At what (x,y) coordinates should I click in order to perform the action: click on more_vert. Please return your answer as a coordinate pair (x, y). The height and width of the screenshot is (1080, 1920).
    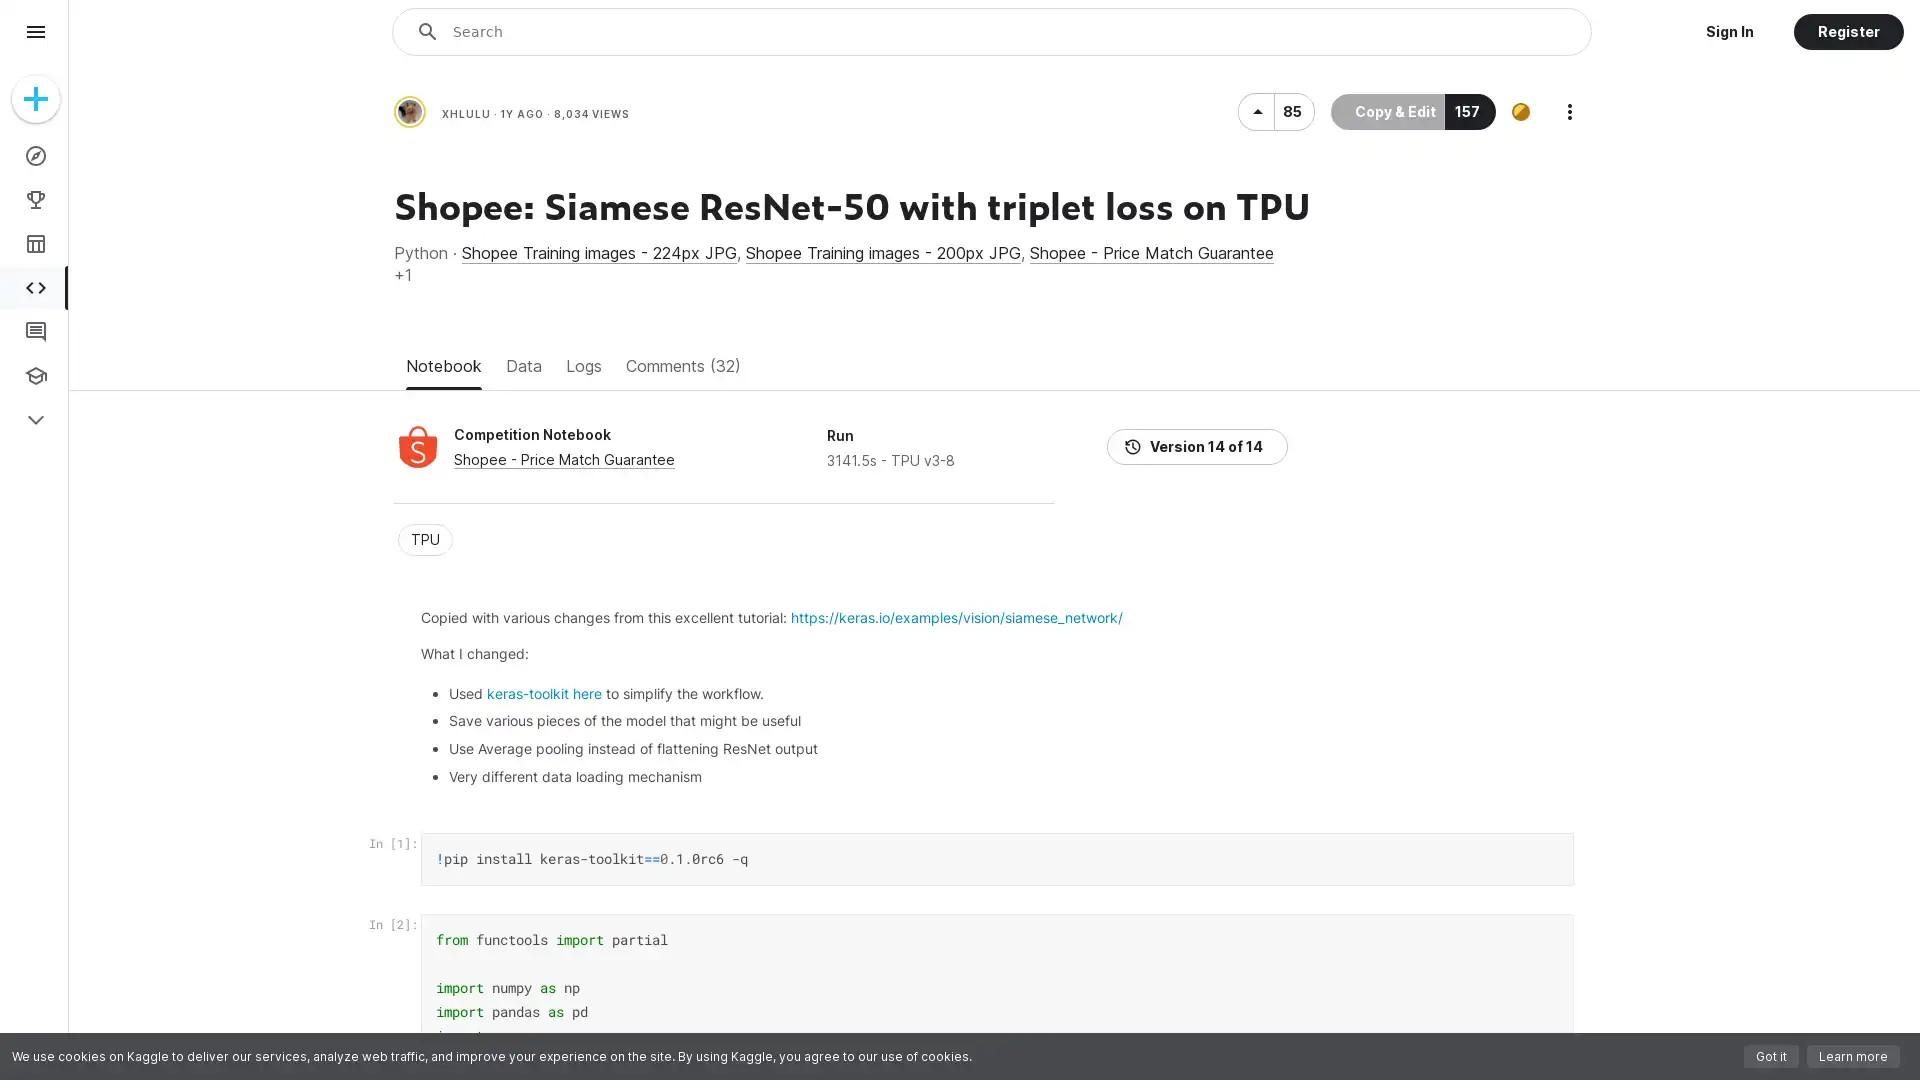
    Looking at the image, I should click on (1568, 341).